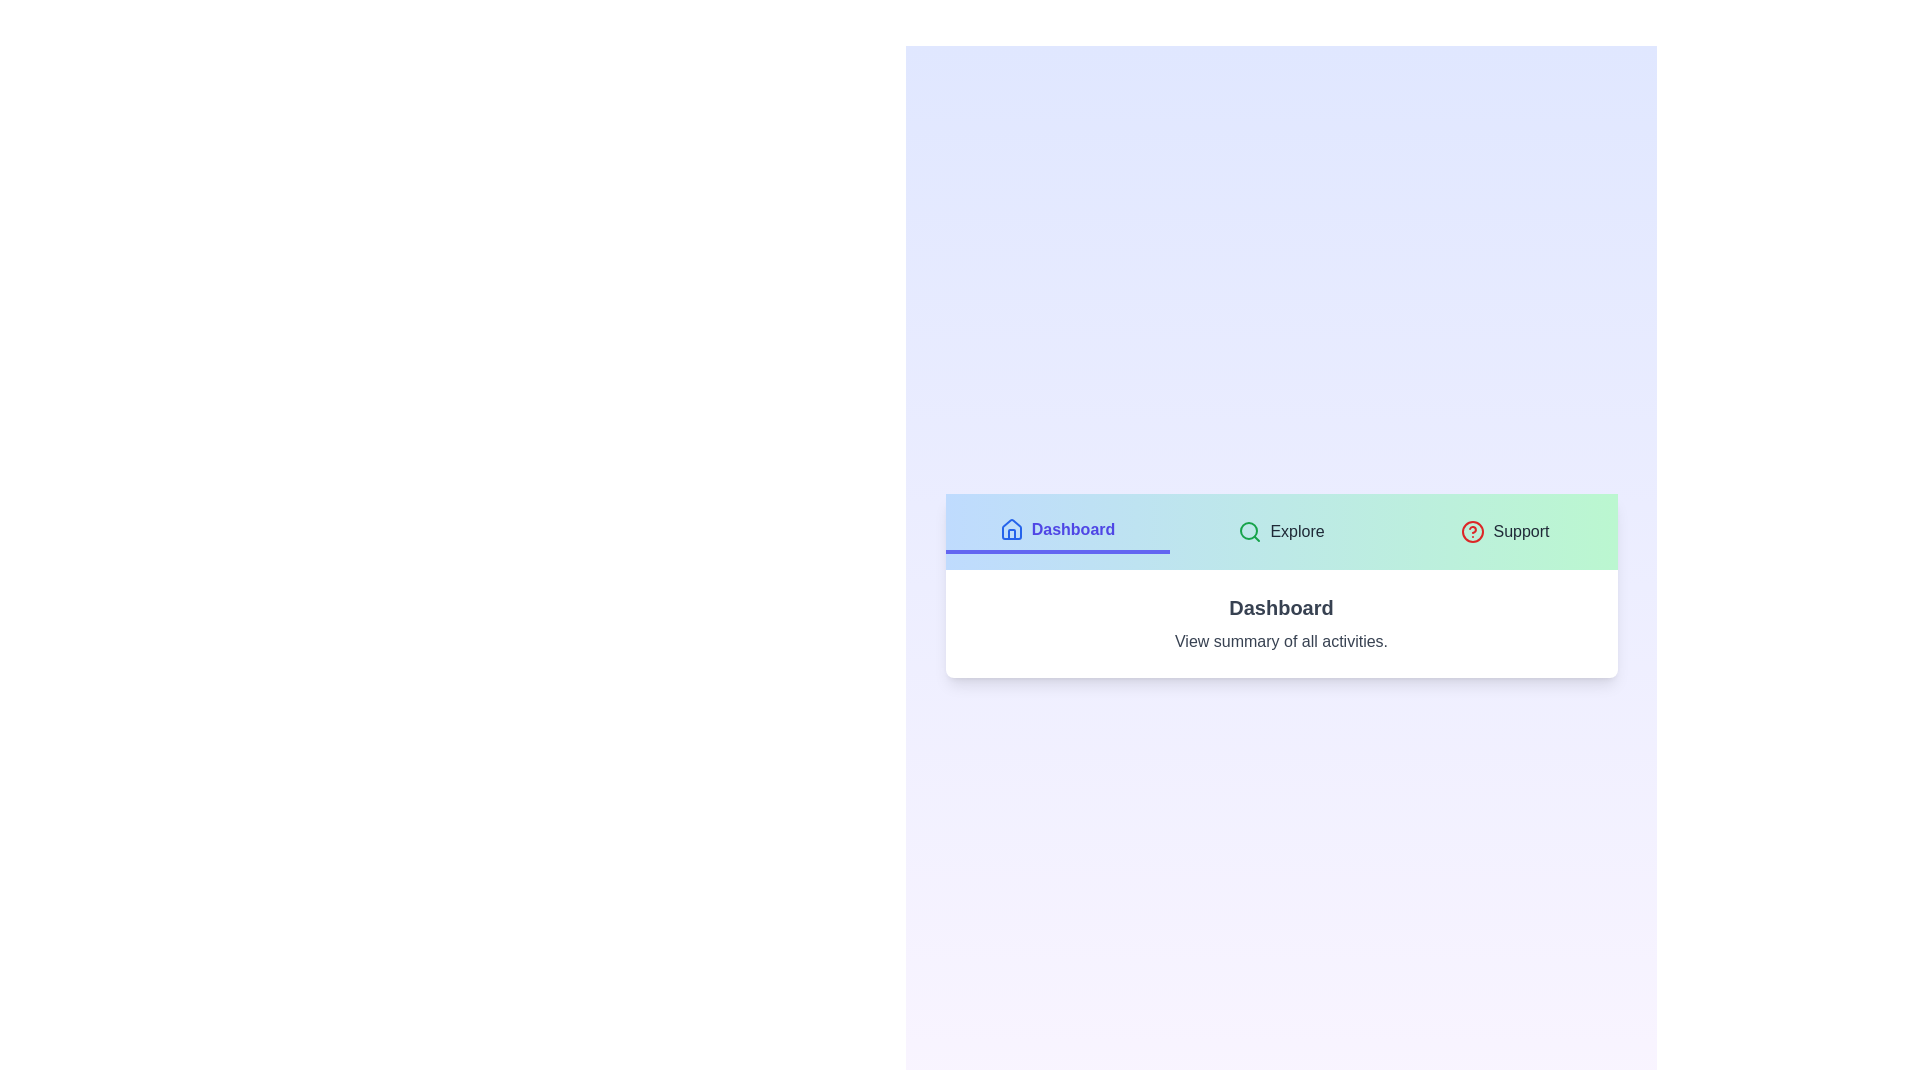 This screenshot has height=1080, width=1920. I want to click on the tab Explore in the VibrantTabs component, so click(1281, 531).